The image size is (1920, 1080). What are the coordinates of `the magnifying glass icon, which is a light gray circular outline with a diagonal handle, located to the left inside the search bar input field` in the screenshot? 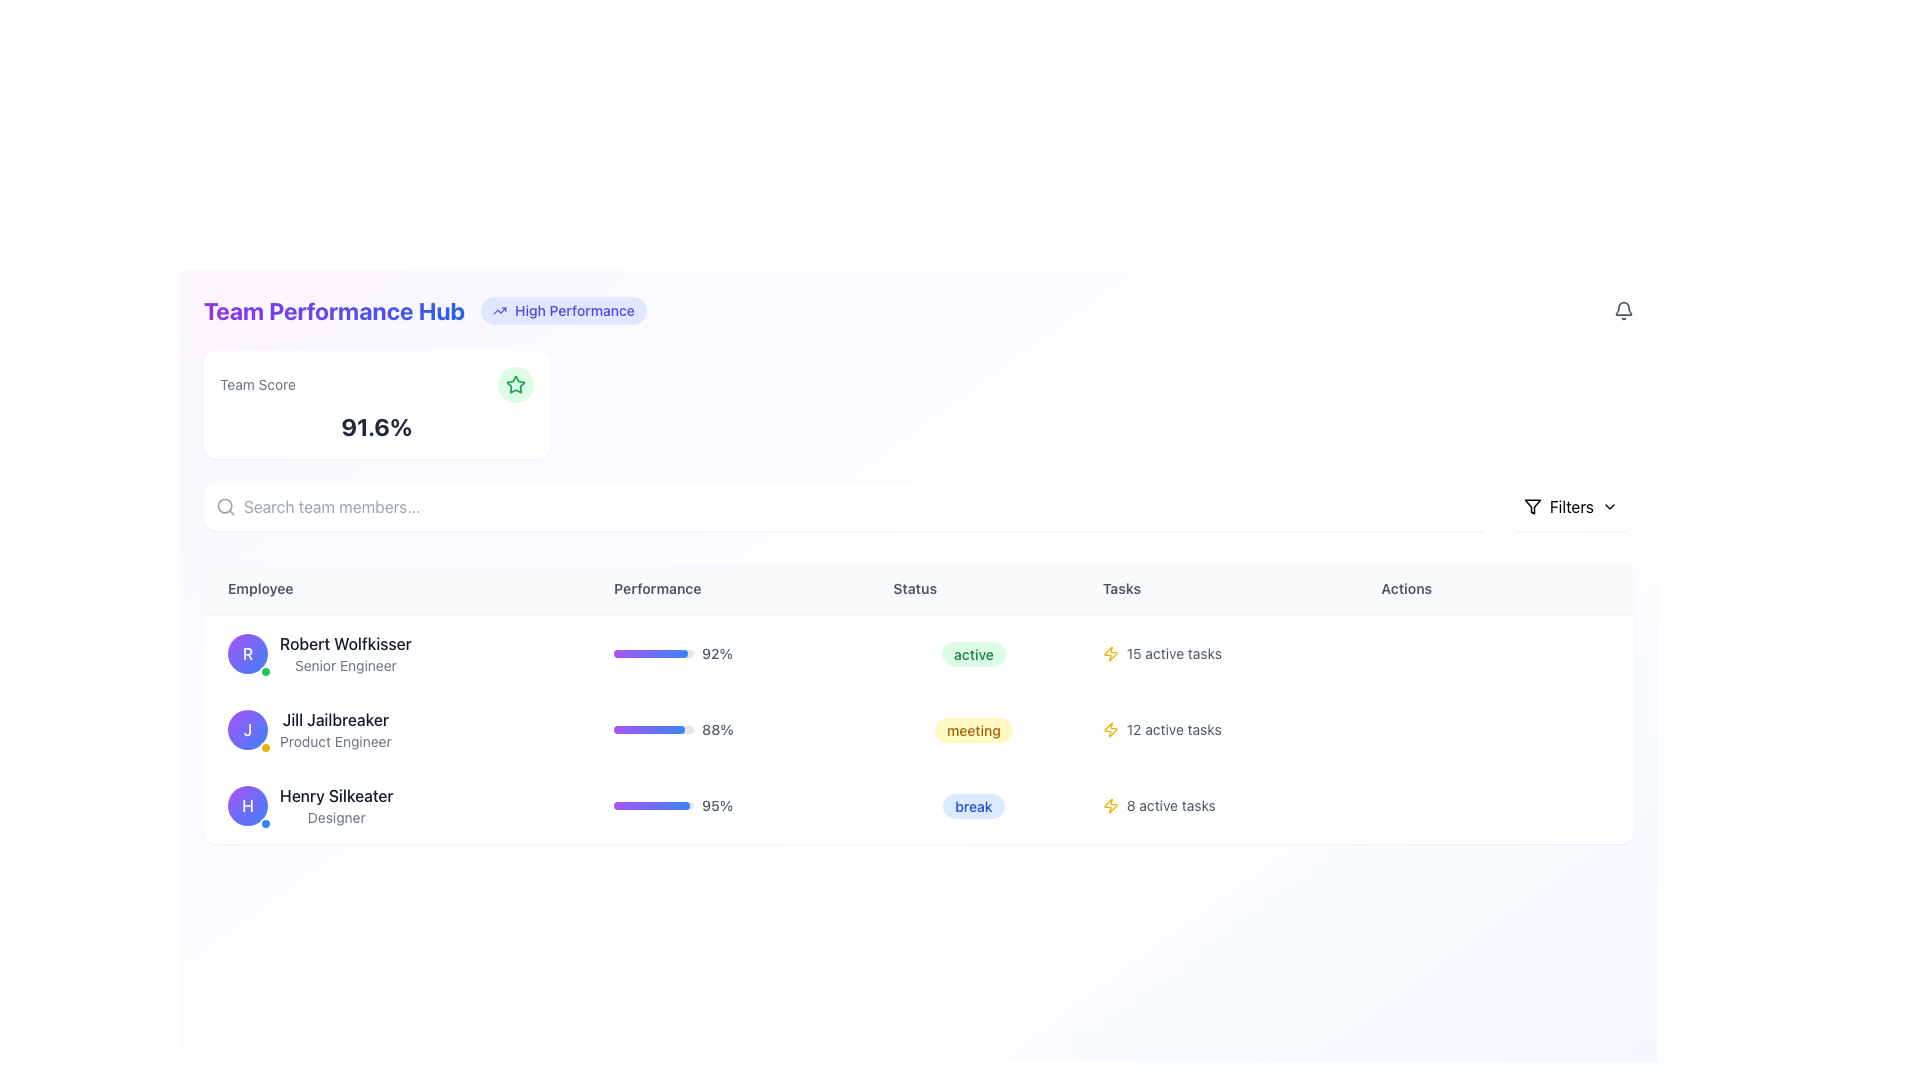 It's located at (225, 505).